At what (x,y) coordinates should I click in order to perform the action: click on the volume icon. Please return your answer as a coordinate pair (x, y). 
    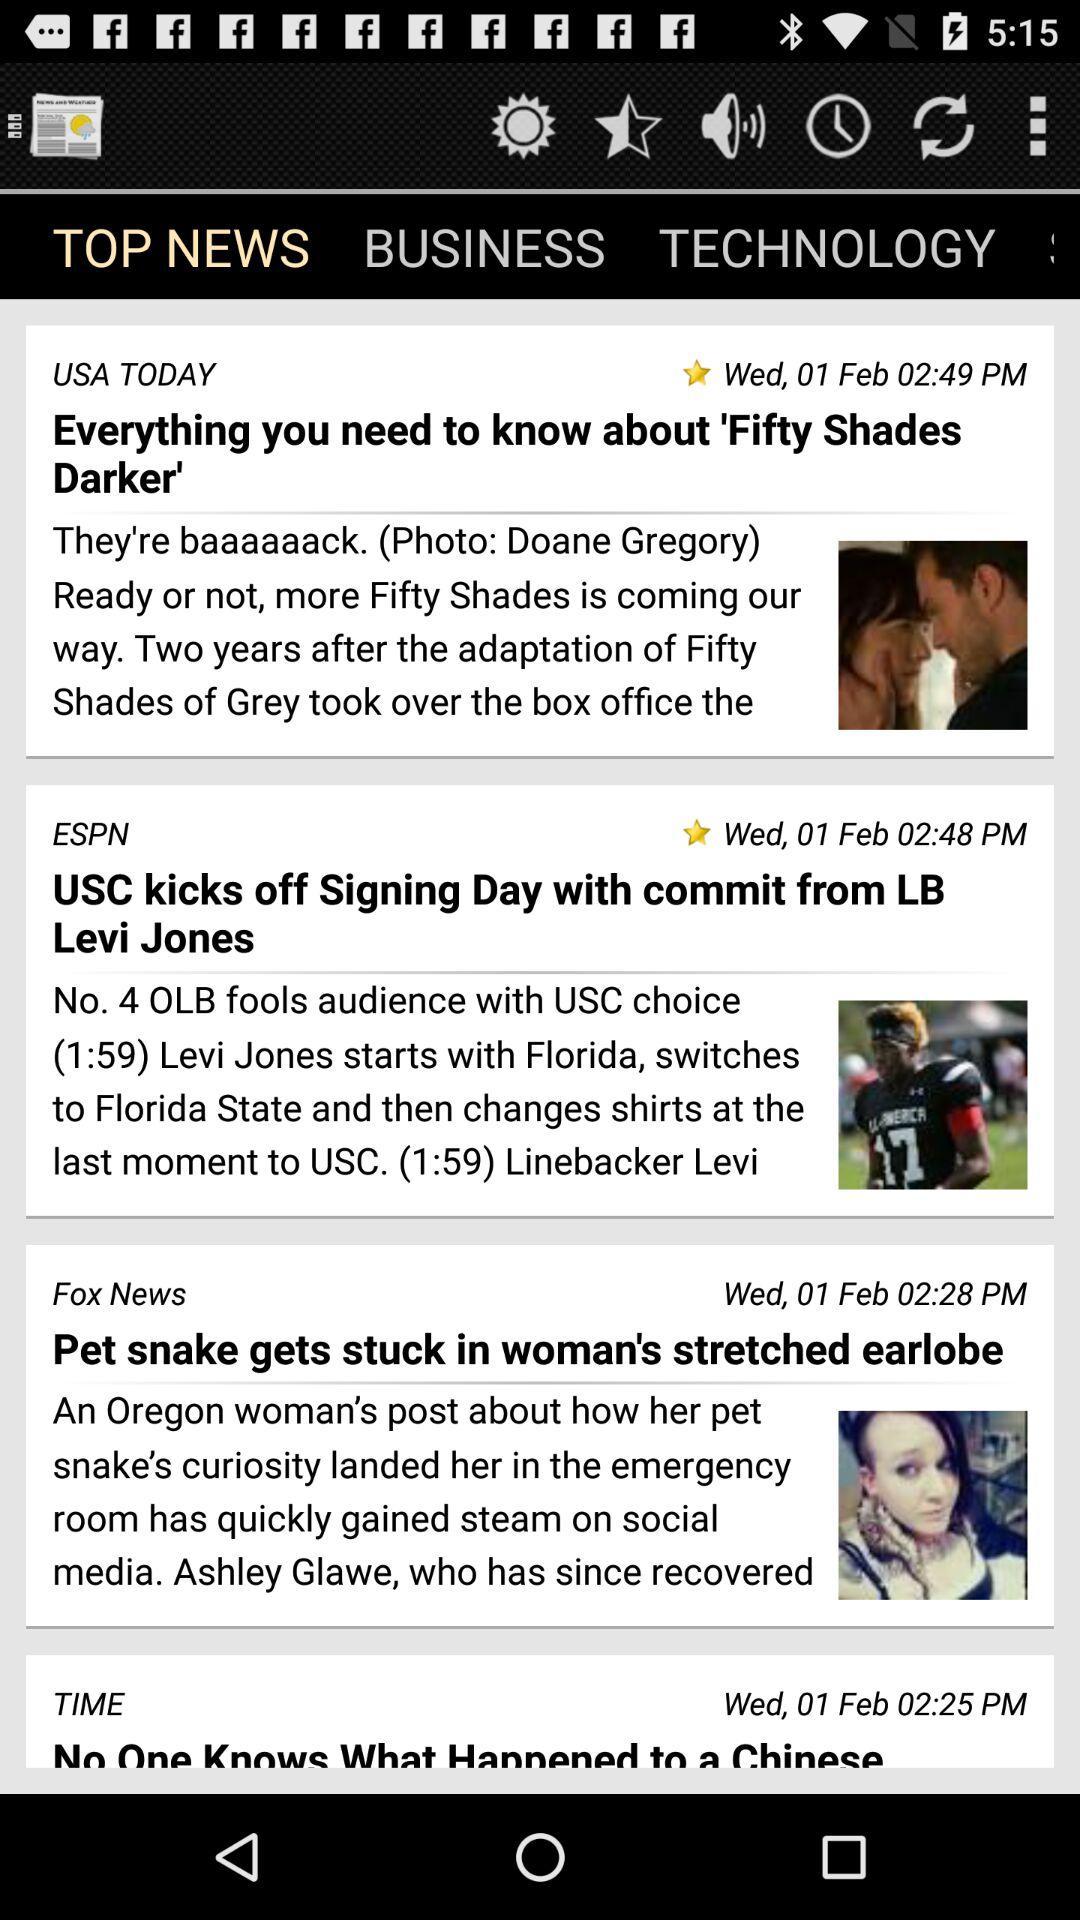
    Looking at the image, I should click on (733, 133).